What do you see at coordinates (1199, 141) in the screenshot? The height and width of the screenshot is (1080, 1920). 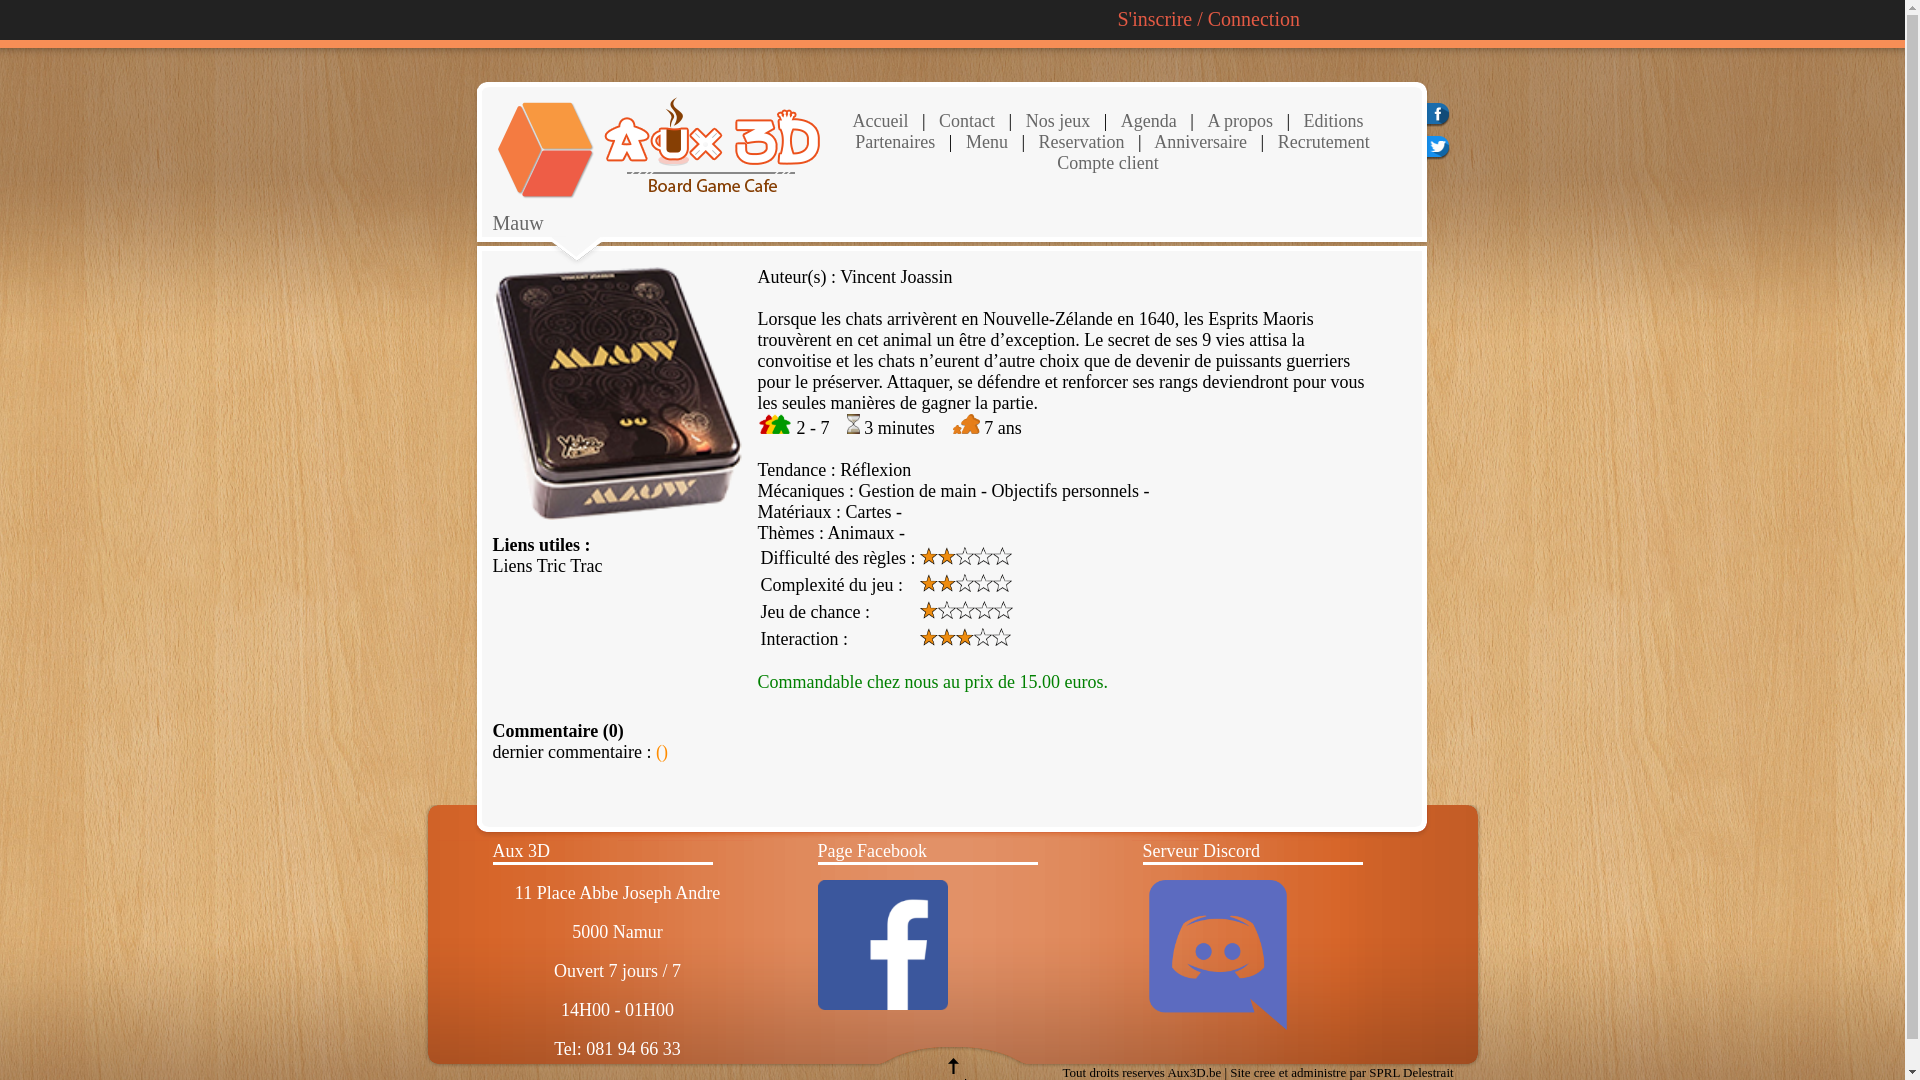 I see `'Anniversaire'` at bounding box center [1199, 141].